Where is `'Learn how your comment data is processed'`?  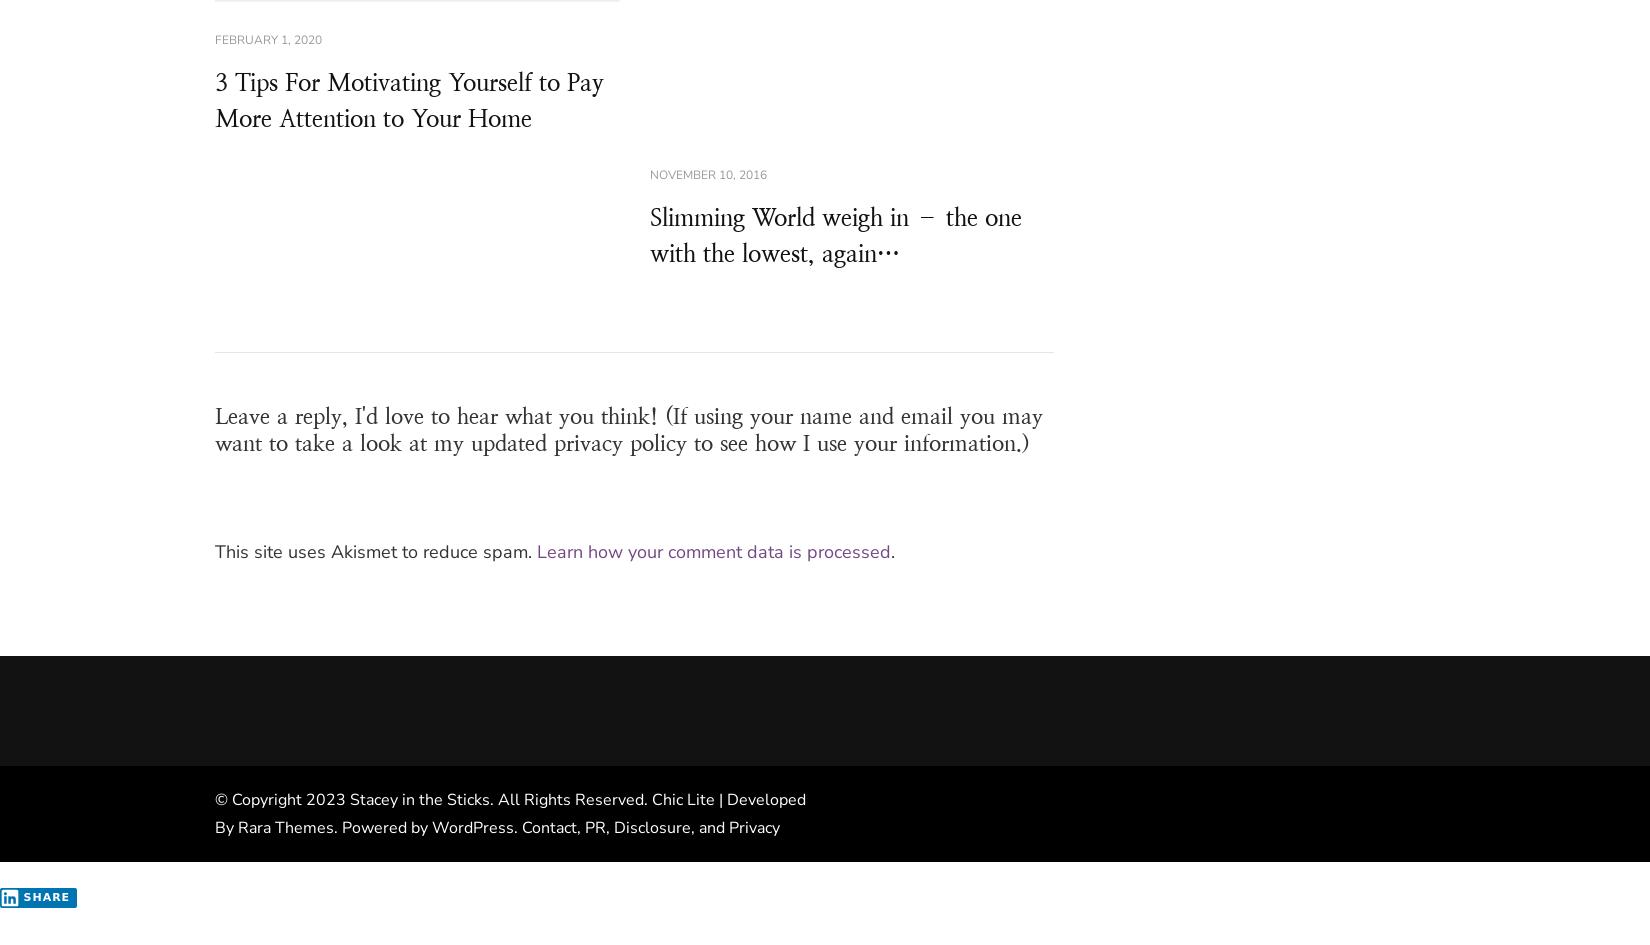
'Learn how your comment data is processed' is located at coordinates (712, 551).